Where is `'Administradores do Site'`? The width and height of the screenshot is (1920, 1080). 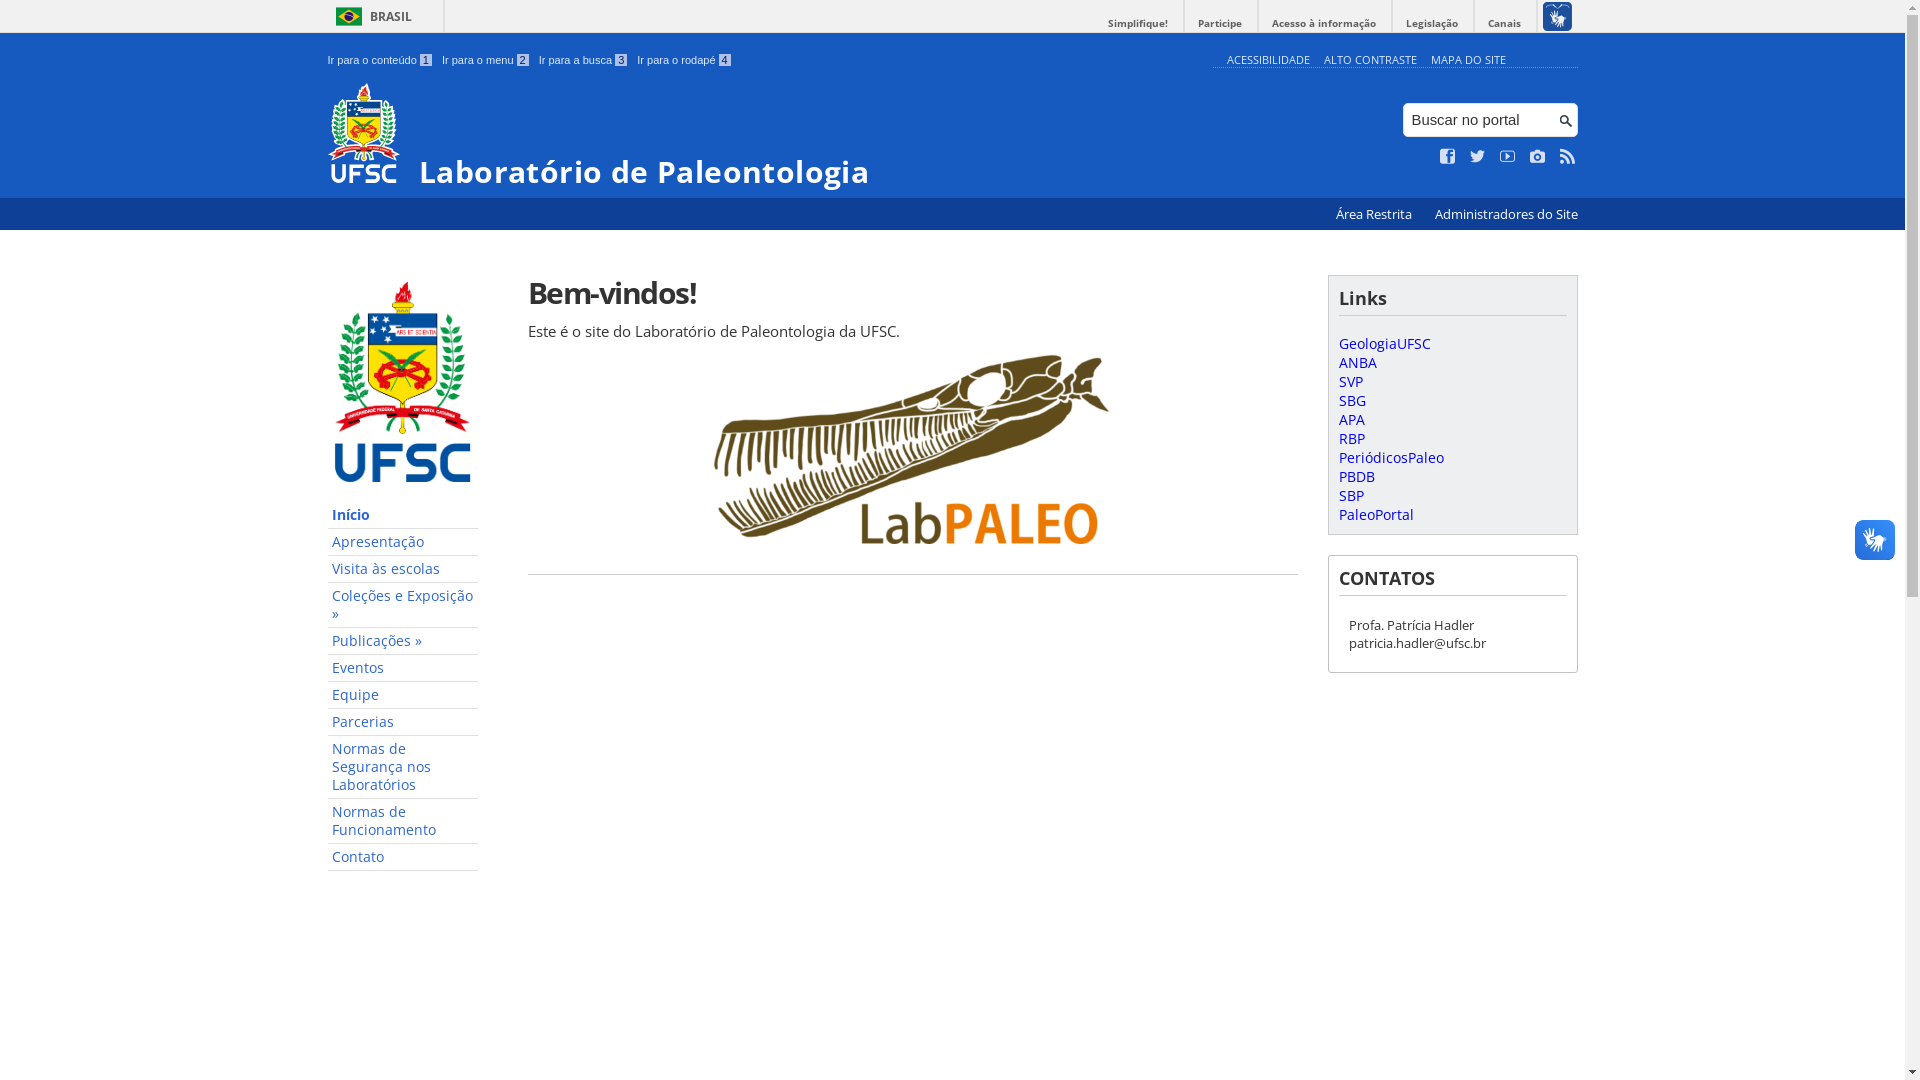 'Administradores do Site' is located at coordinates (1505, 214).